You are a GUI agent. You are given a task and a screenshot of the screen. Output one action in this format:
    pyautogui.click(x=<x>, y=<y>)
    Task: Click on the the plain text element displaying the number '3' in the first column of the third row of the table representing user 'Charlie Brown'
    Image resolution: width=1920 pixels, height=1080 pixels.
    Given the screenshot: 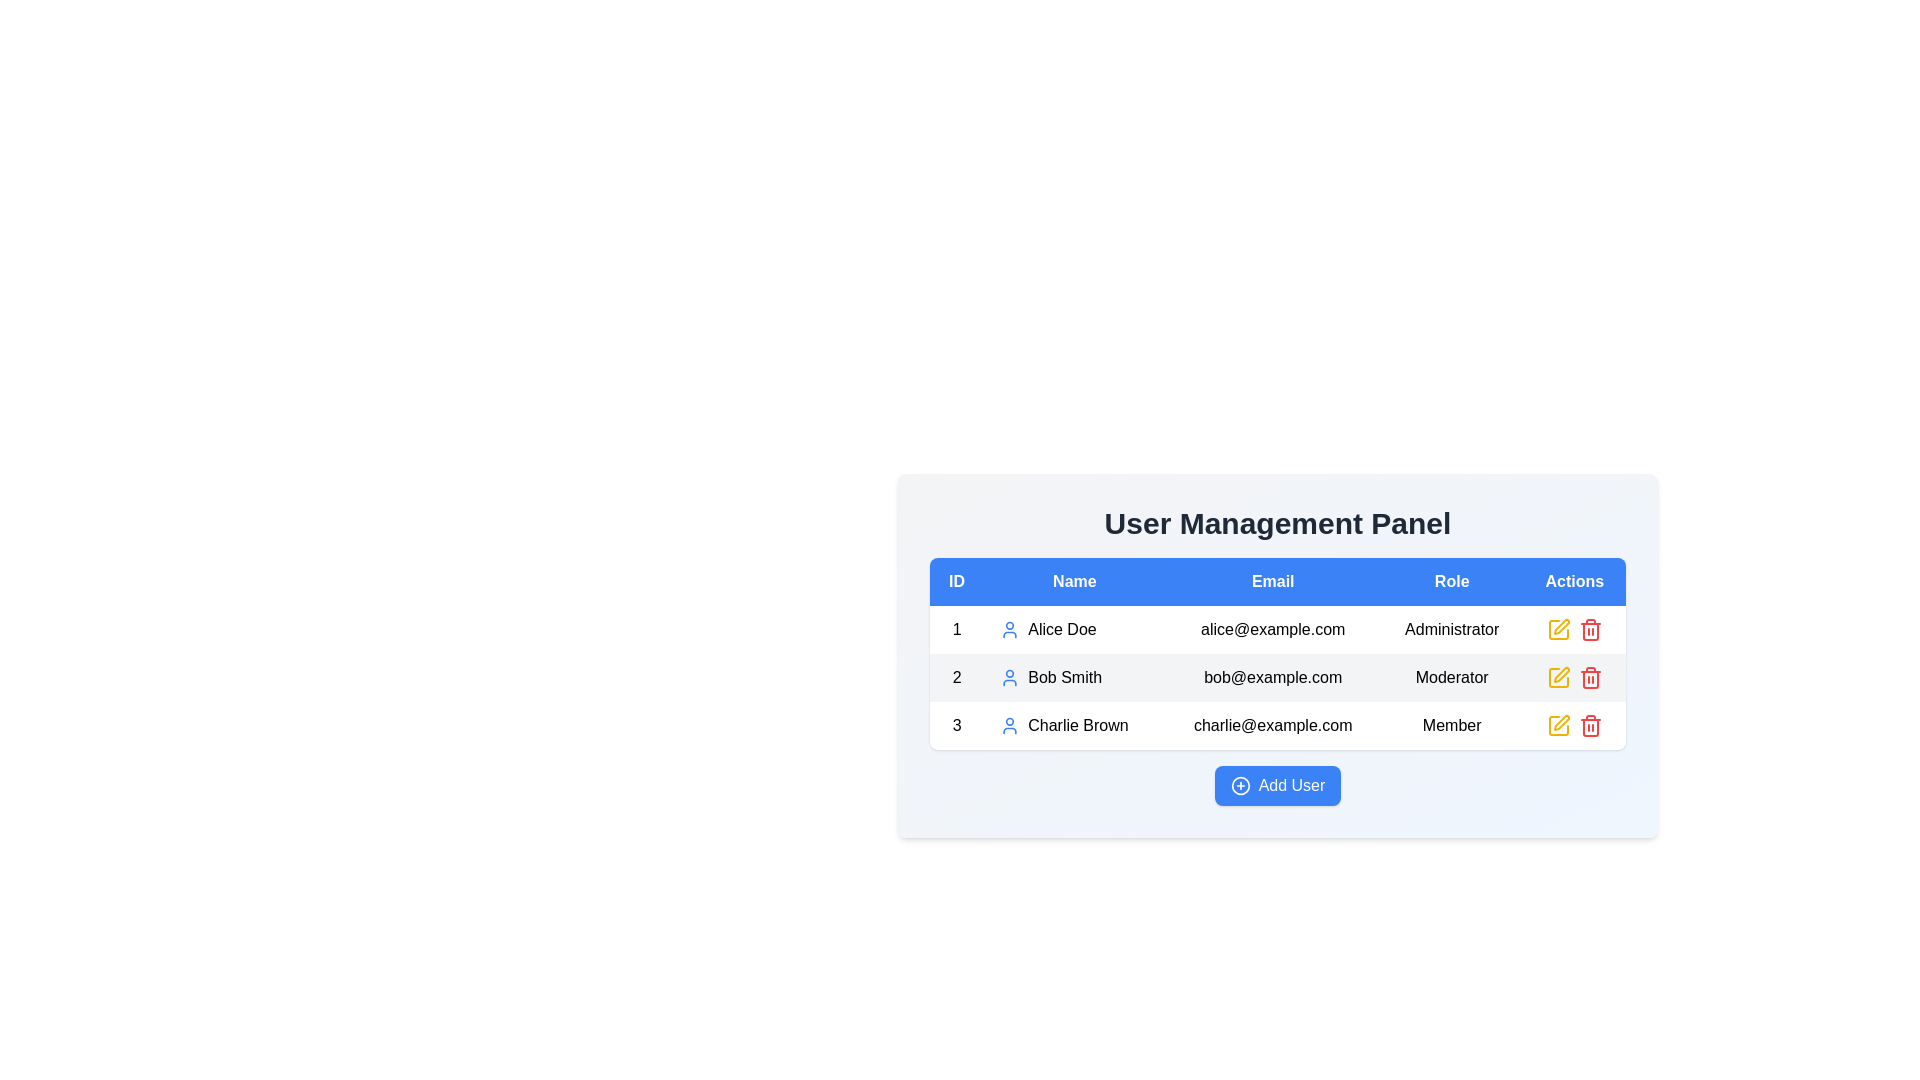 What is the action you would take?
    pyautogui.click(x=956, y=725)
    